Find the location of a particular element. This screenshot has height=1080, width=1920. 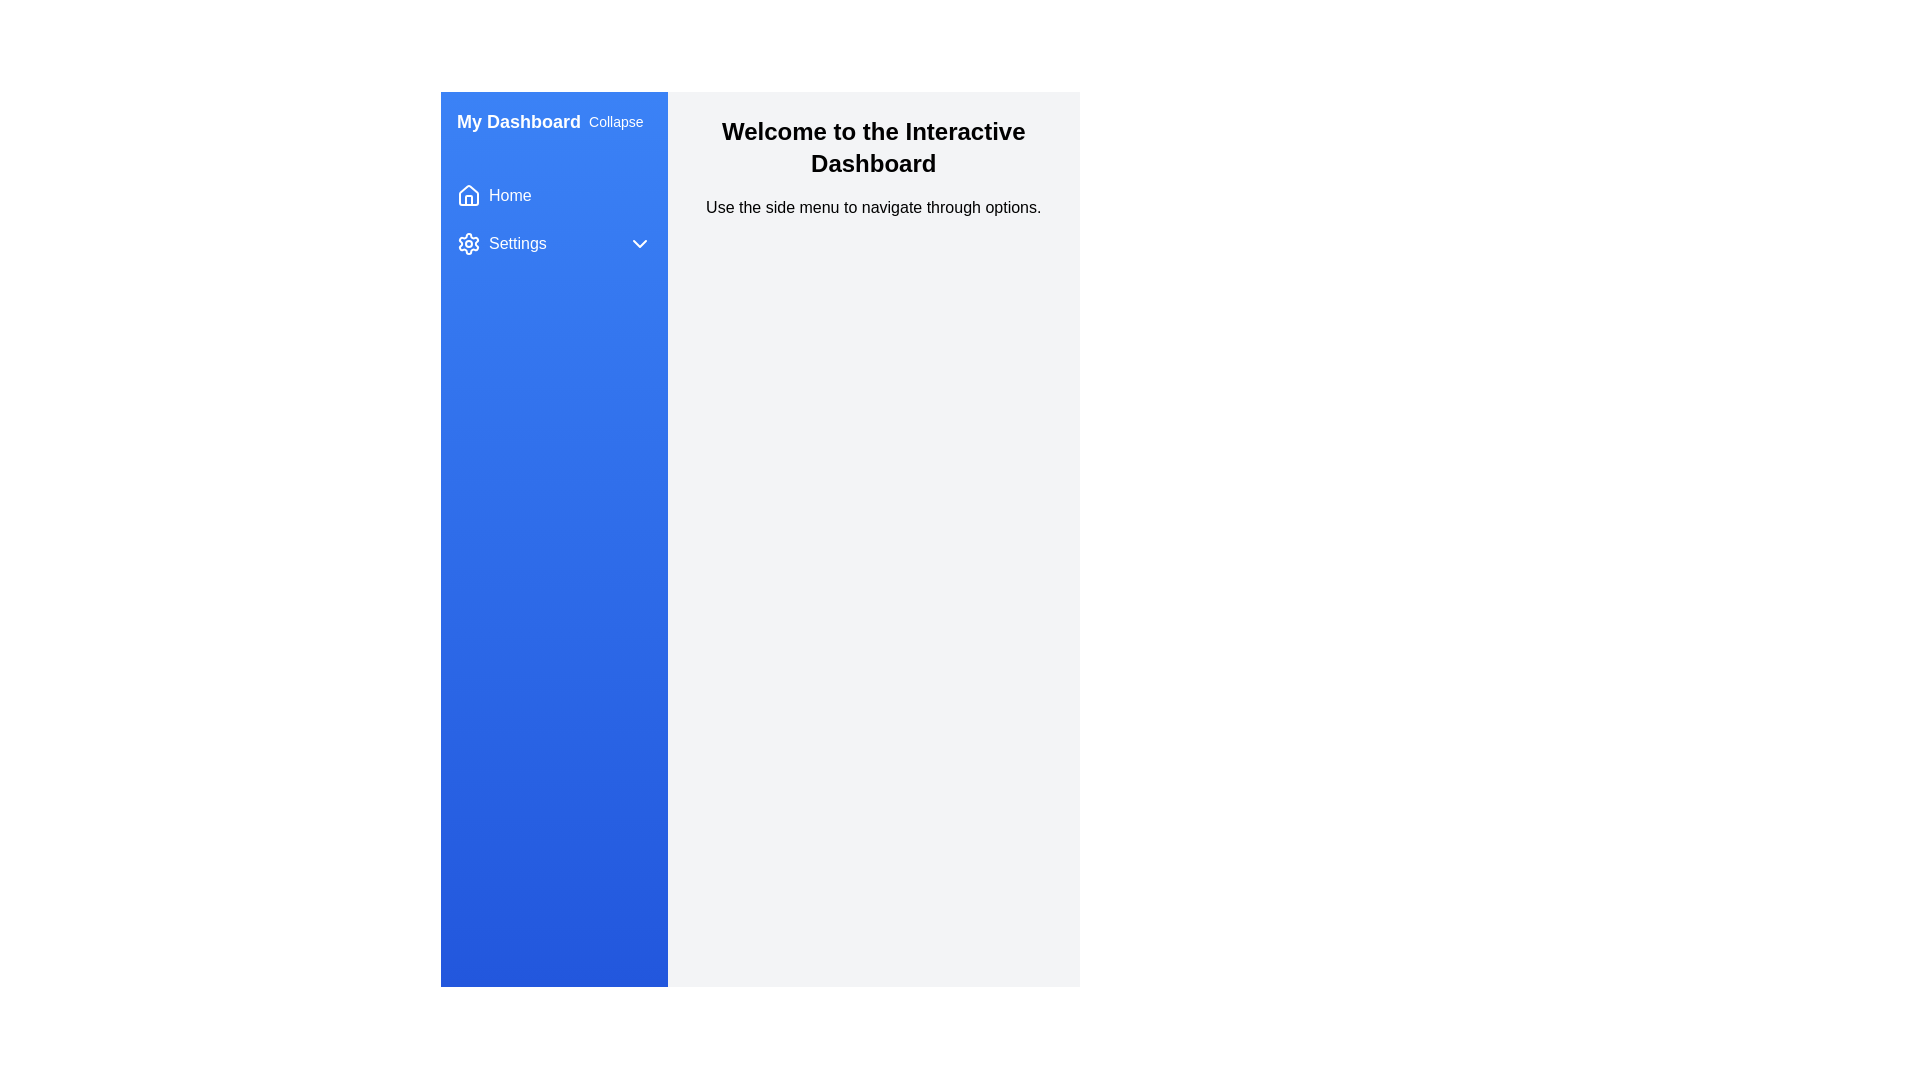

the instructional static text located below the header 'Welcome to the Interactive Dashboard', which guides users to use the side menu for navigation is located at coordinates (873, 208).